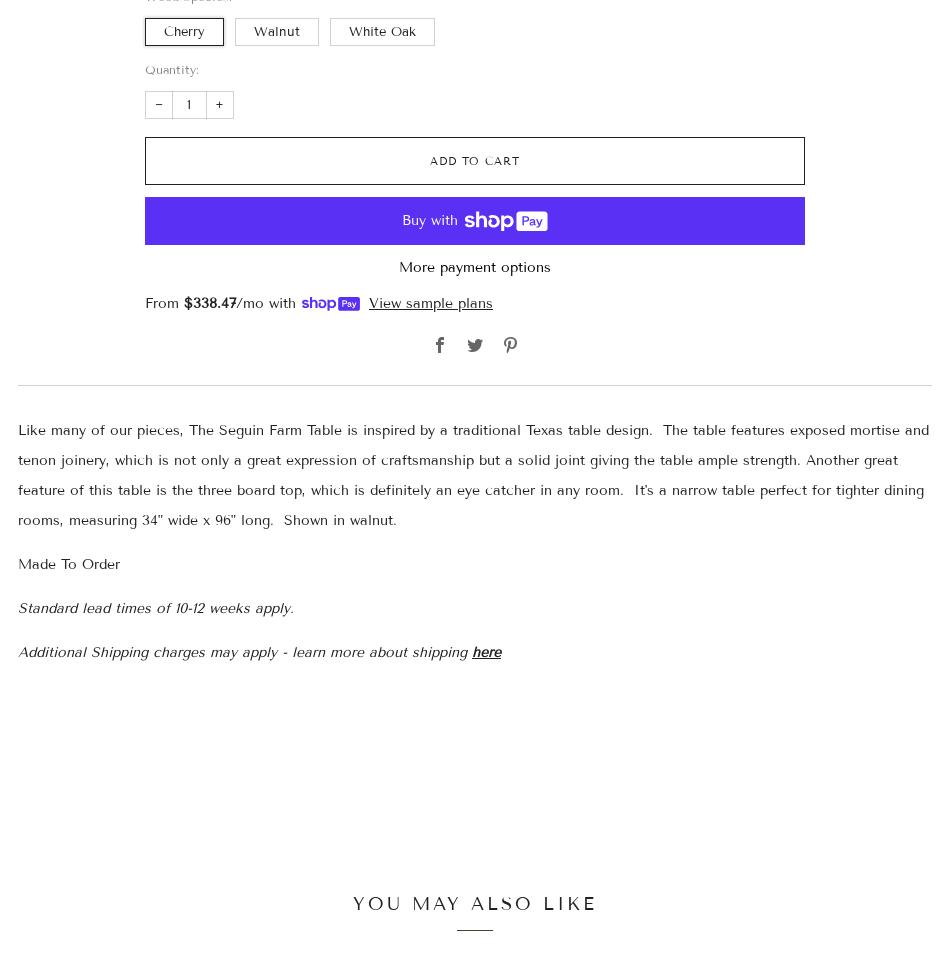  I want to click on 'You may also like', so click(475, 901).